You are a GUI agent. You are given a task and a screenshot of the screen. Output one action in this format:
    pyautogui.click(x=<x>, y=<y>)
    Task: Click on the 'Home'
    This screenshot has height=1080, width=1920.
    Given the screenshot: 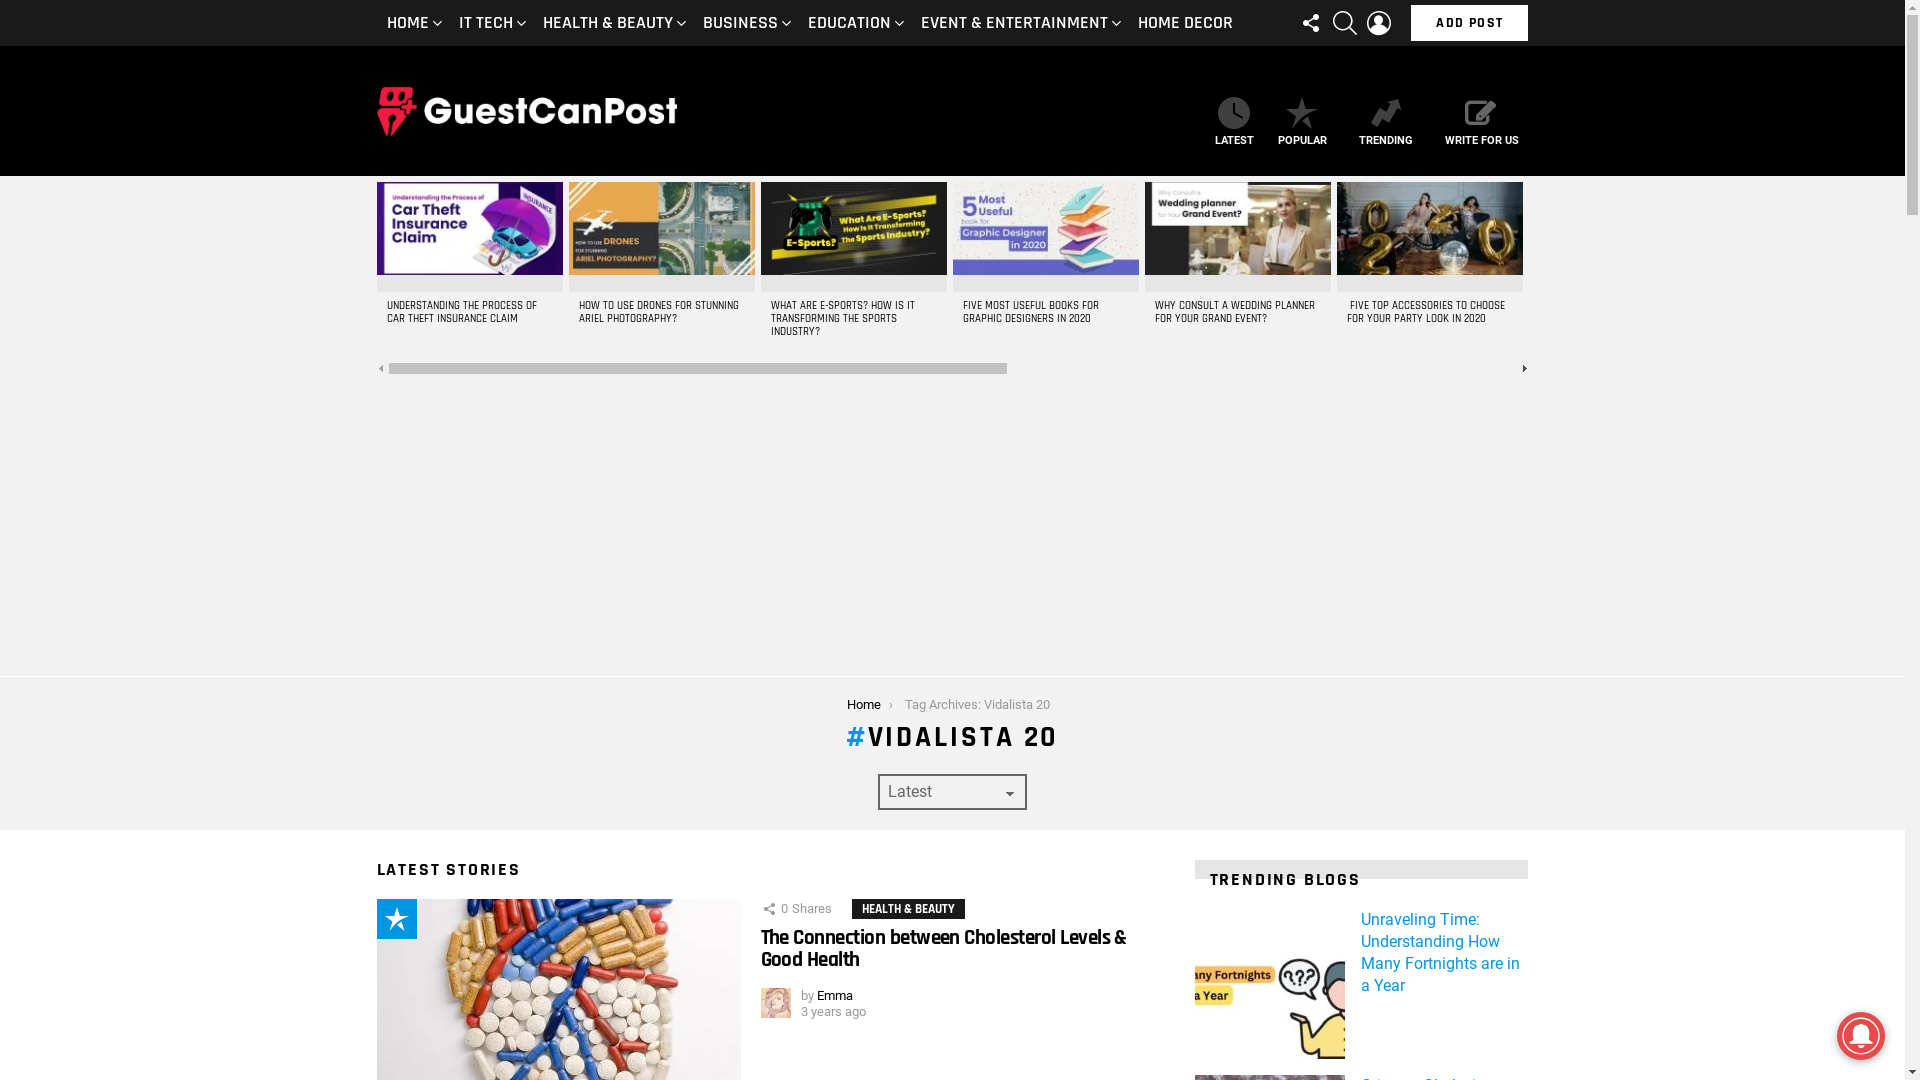 What is the action you would take?
    pyautogui.click(x=864, y=703)
    